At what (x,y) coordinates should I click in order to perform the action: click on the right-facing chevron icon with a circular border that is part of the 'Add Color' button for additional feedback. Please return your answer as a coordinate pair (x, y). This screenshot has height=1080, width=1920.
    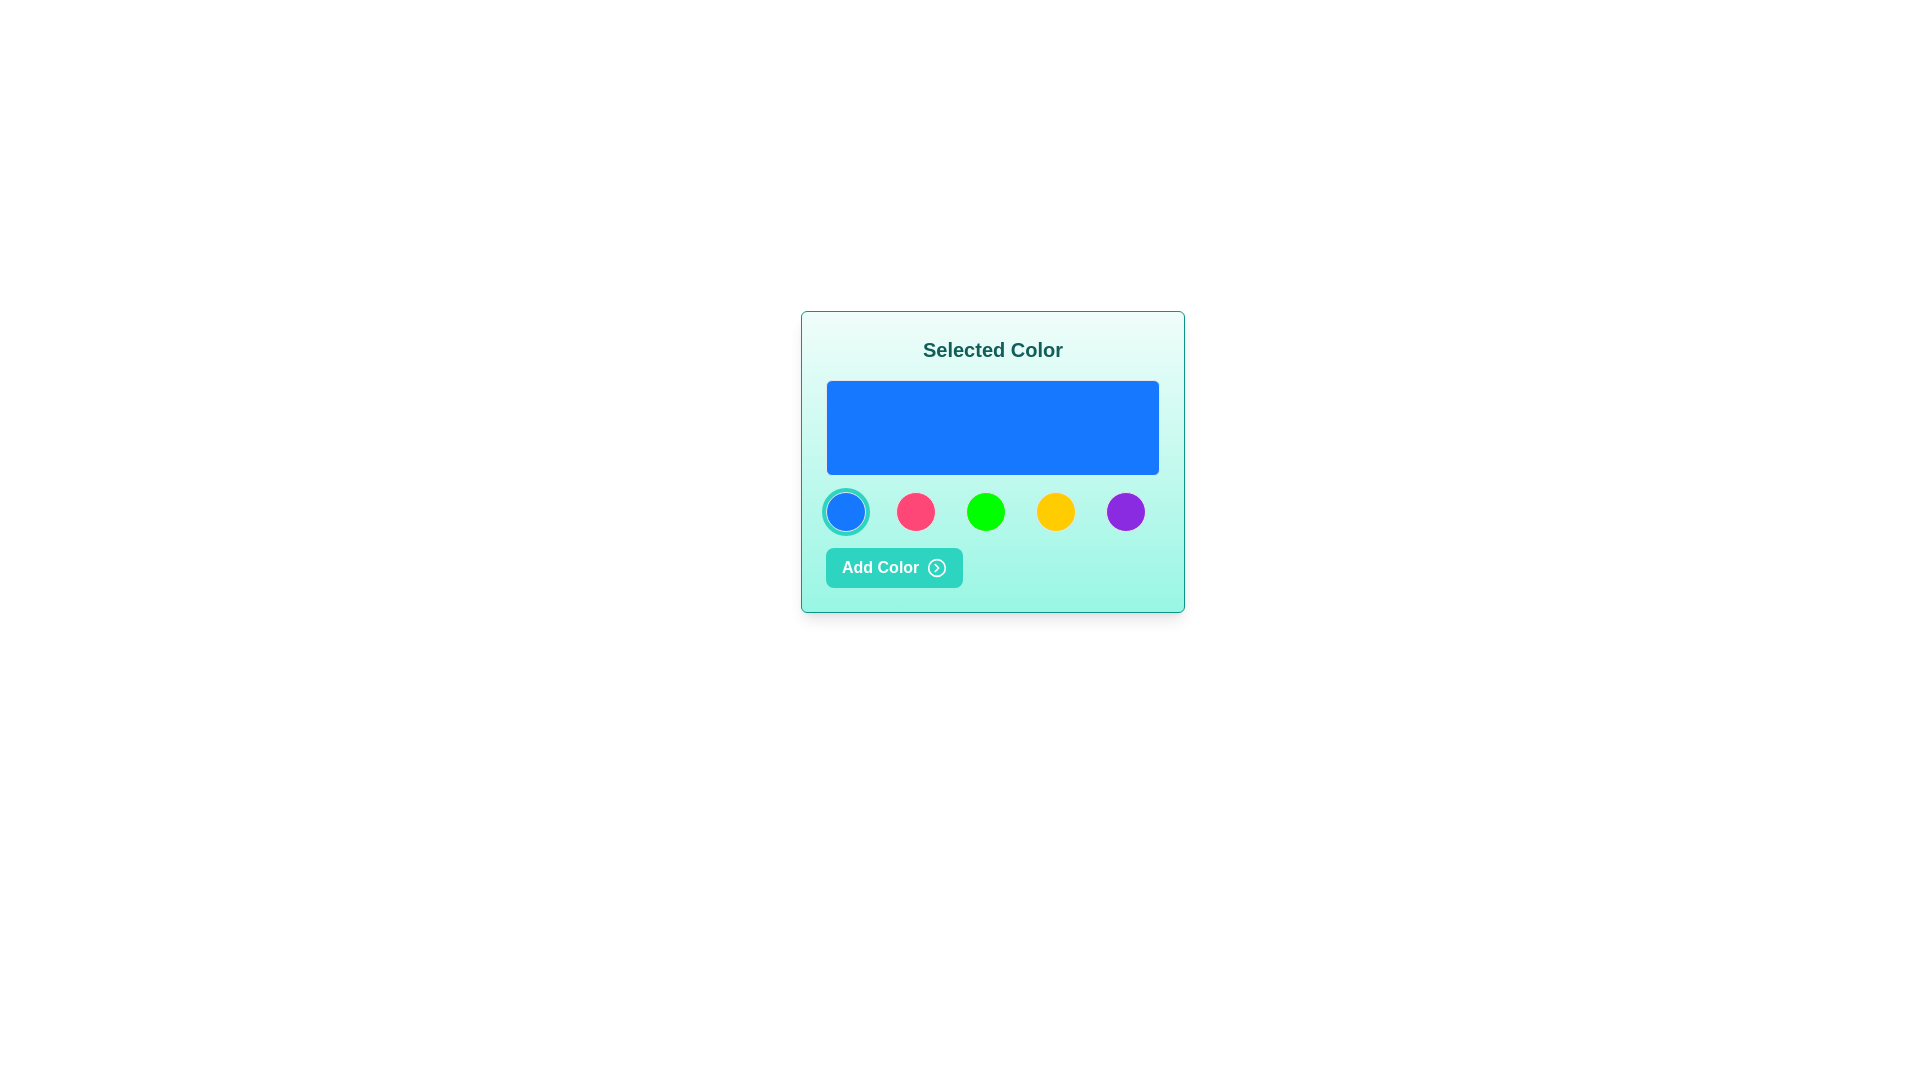
    Looking at the image, I should click on (936, 567).